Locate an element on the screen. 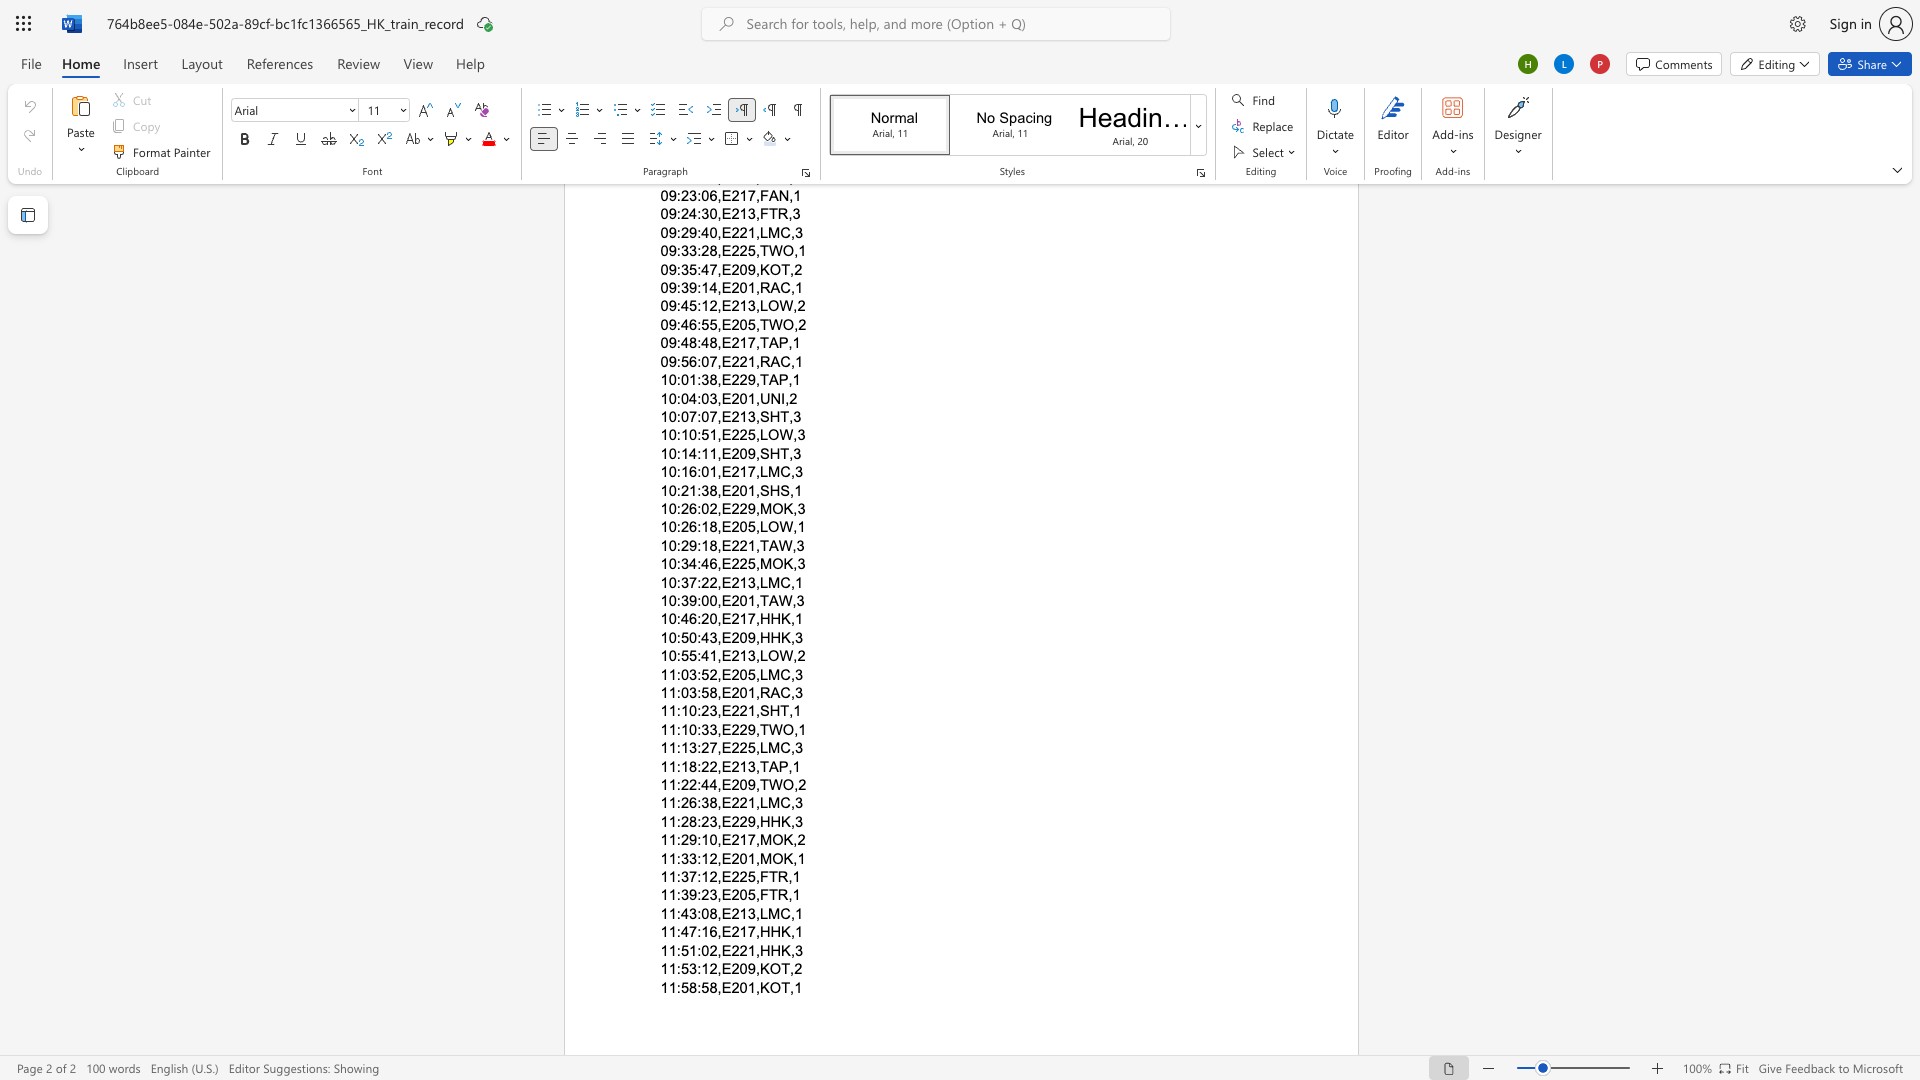 Image resolution: width=1920 pixels, height=1080 pixels. the subset text ",E20" within the text "10:50:43,E209,HHK,3" is located at coordinates (717, 637).